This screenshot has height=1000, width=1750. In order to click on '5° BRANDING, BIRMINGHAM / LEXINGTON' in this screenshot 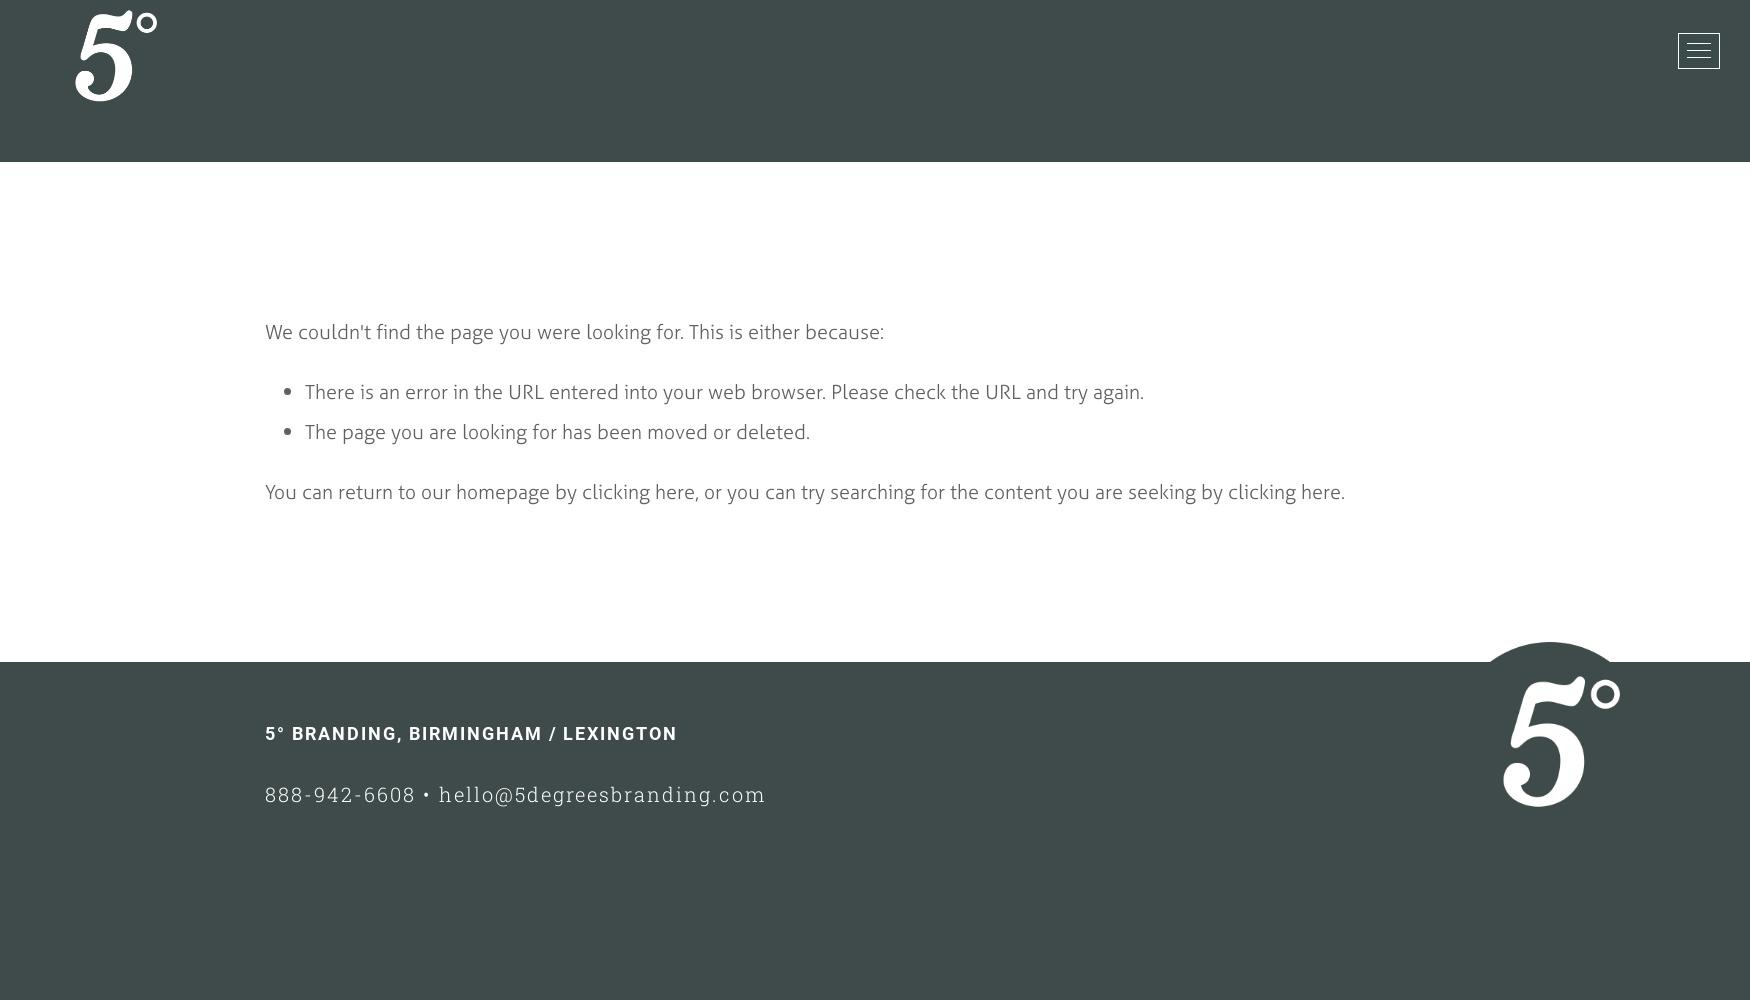, I will do `click(263, 732)`.